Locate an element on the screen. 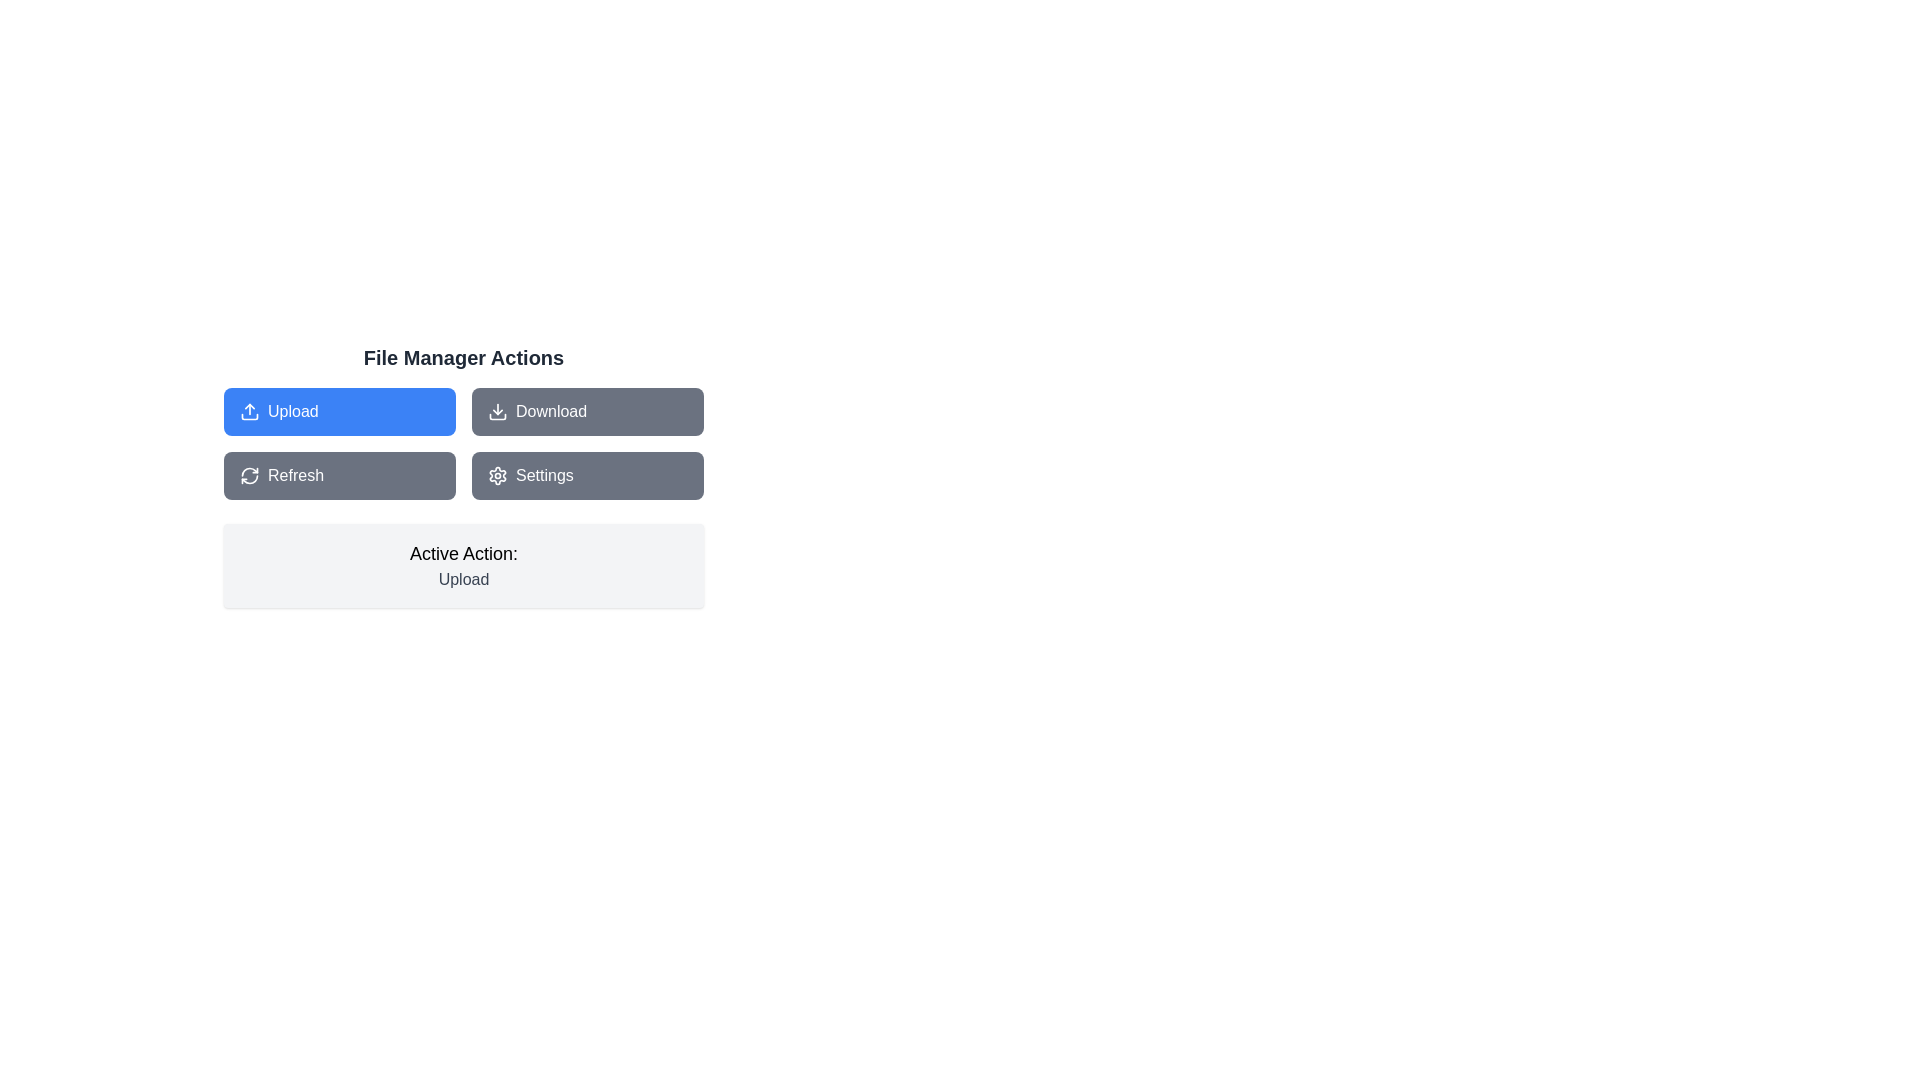  the 'Refresh' button within the file management composite component that includes a header, action buttons, and a status display is located at coordinates (463, 475).